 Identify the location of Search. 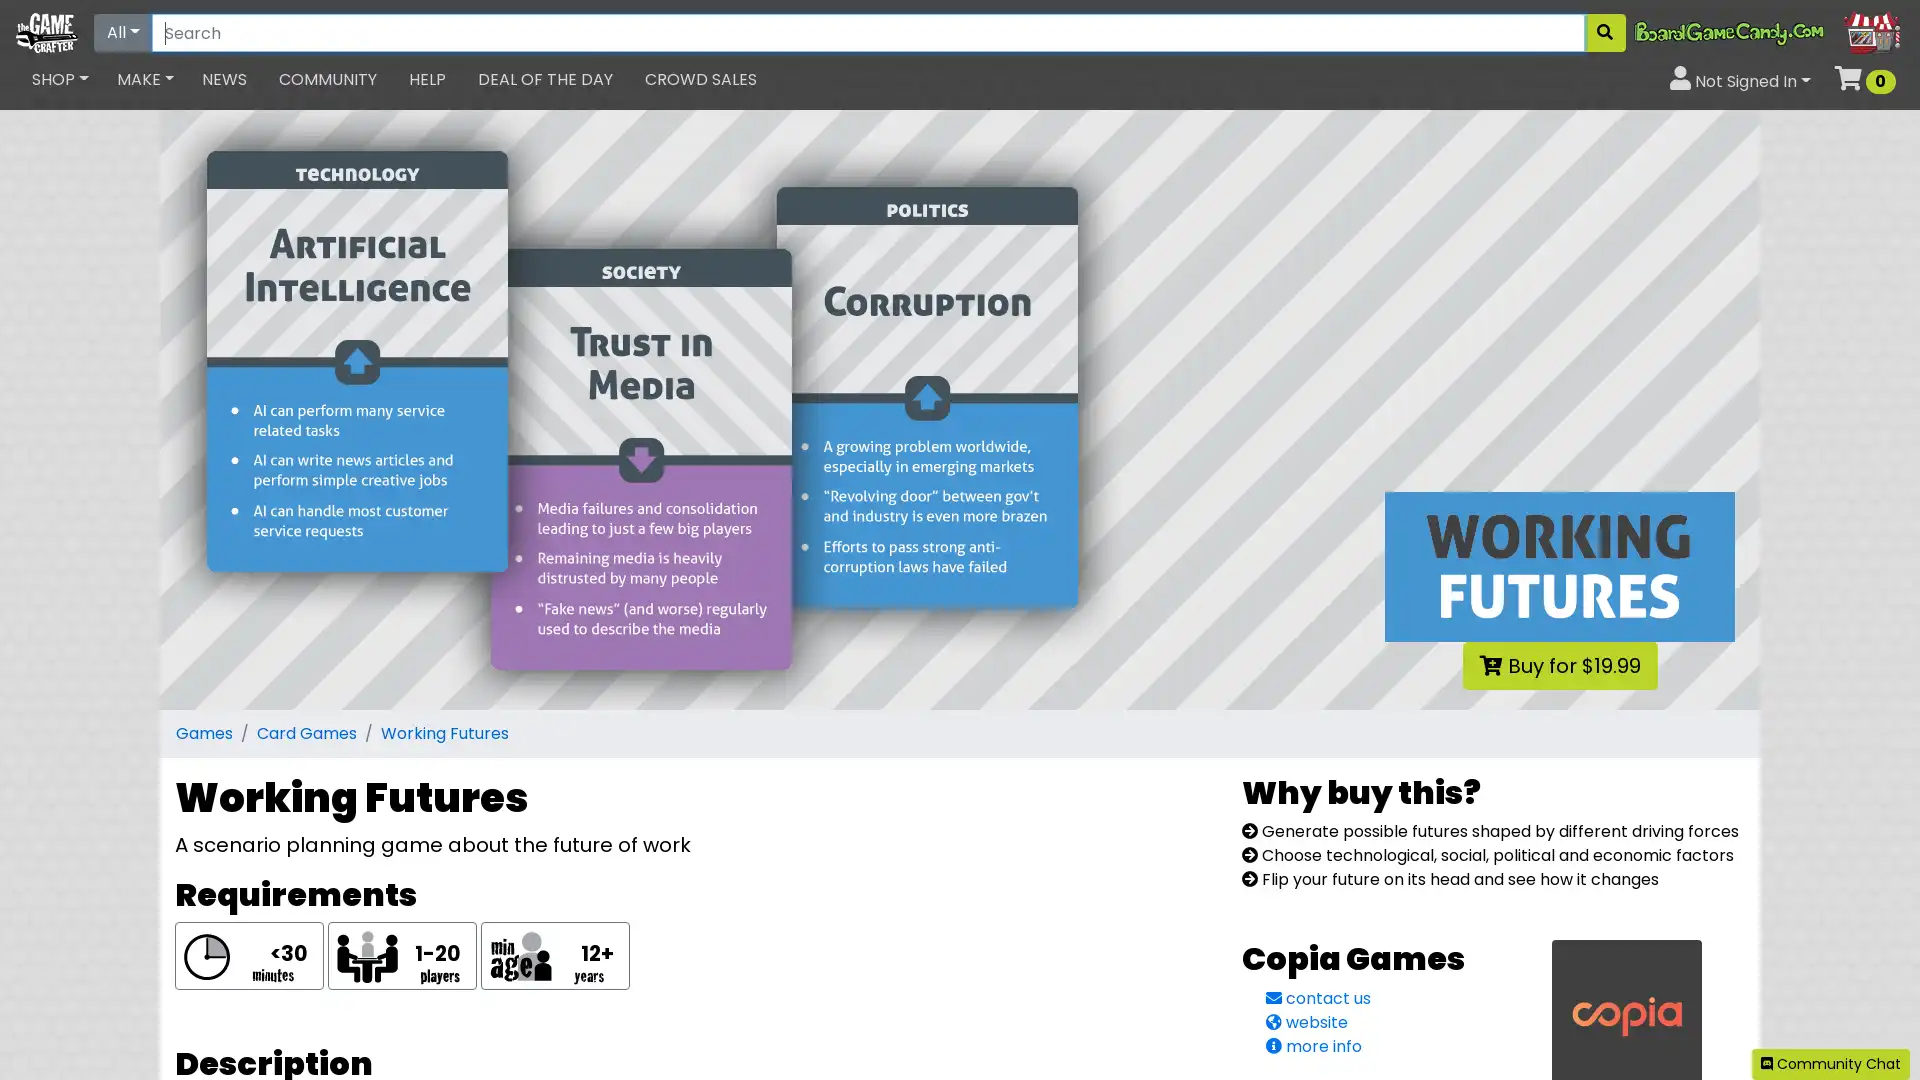
(1604, 33).